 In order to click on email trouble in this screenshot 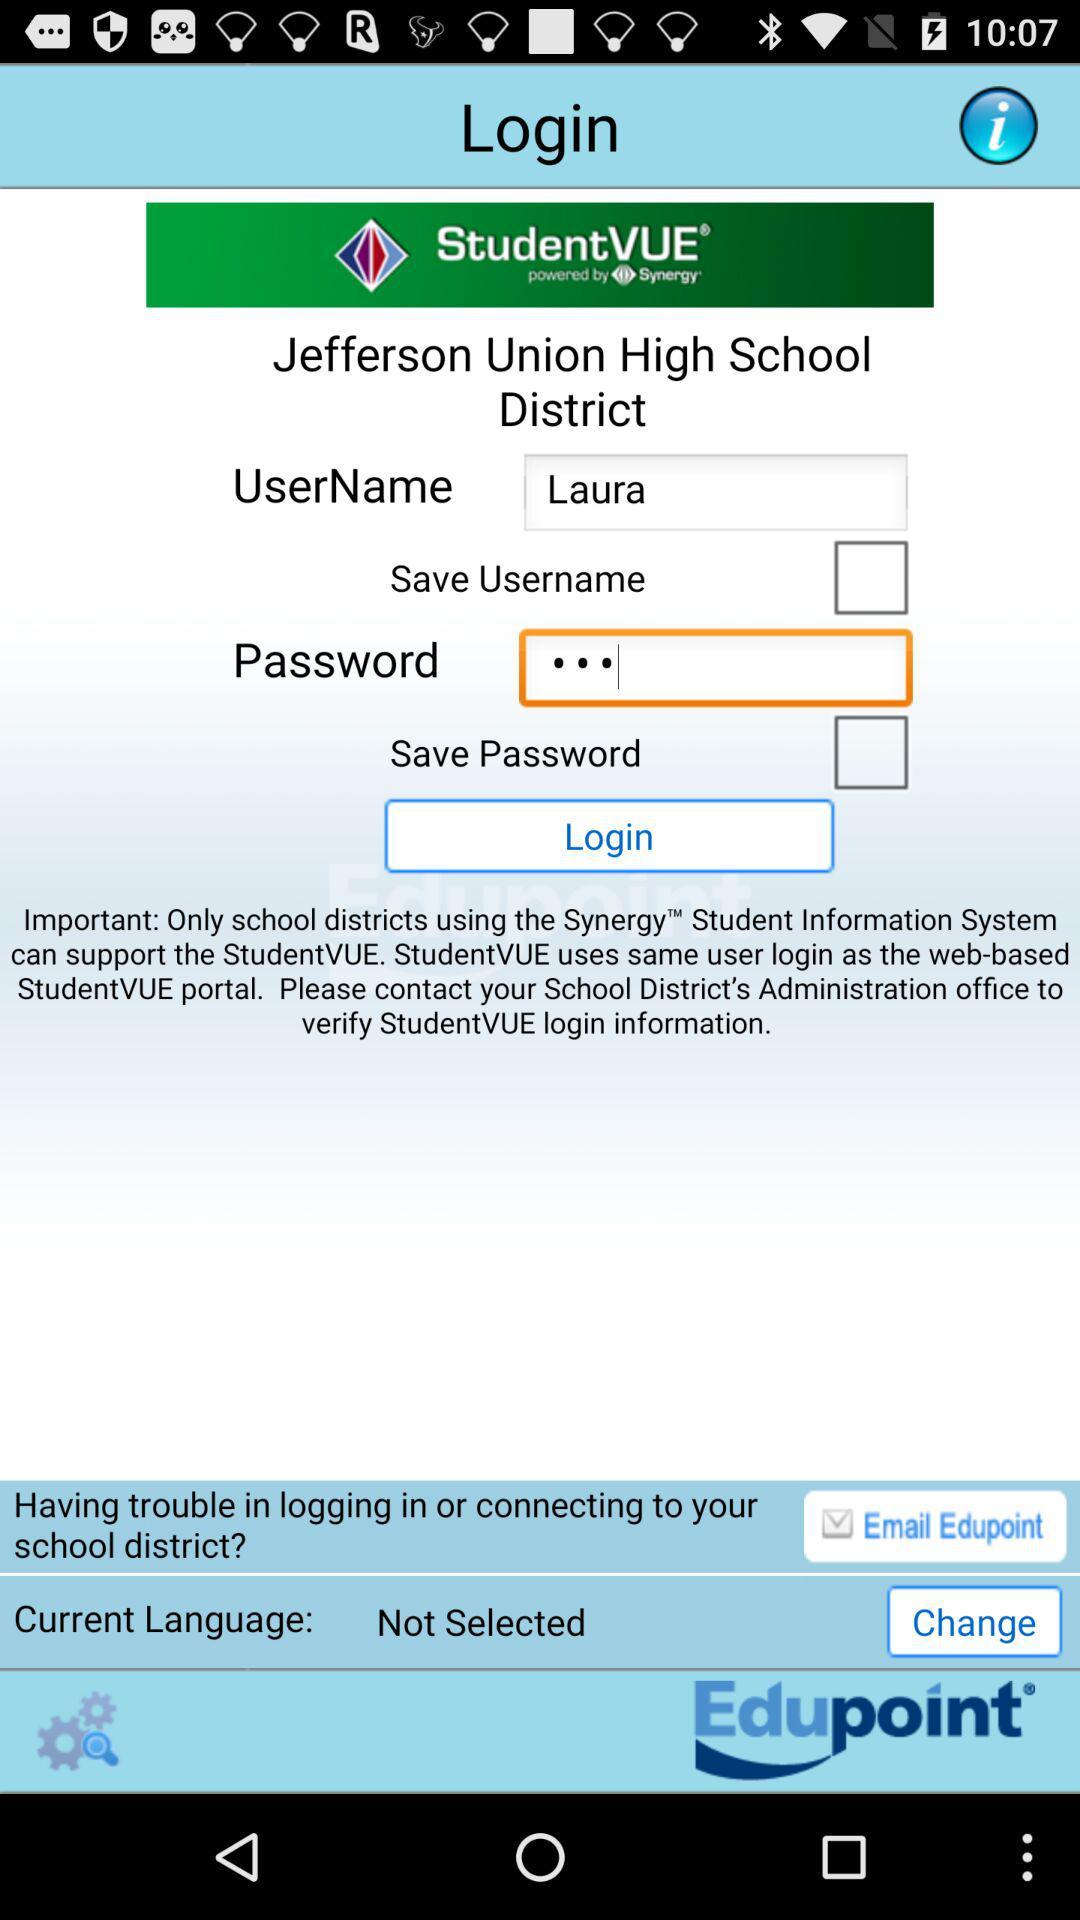, I will do `click(935, 1525)`.